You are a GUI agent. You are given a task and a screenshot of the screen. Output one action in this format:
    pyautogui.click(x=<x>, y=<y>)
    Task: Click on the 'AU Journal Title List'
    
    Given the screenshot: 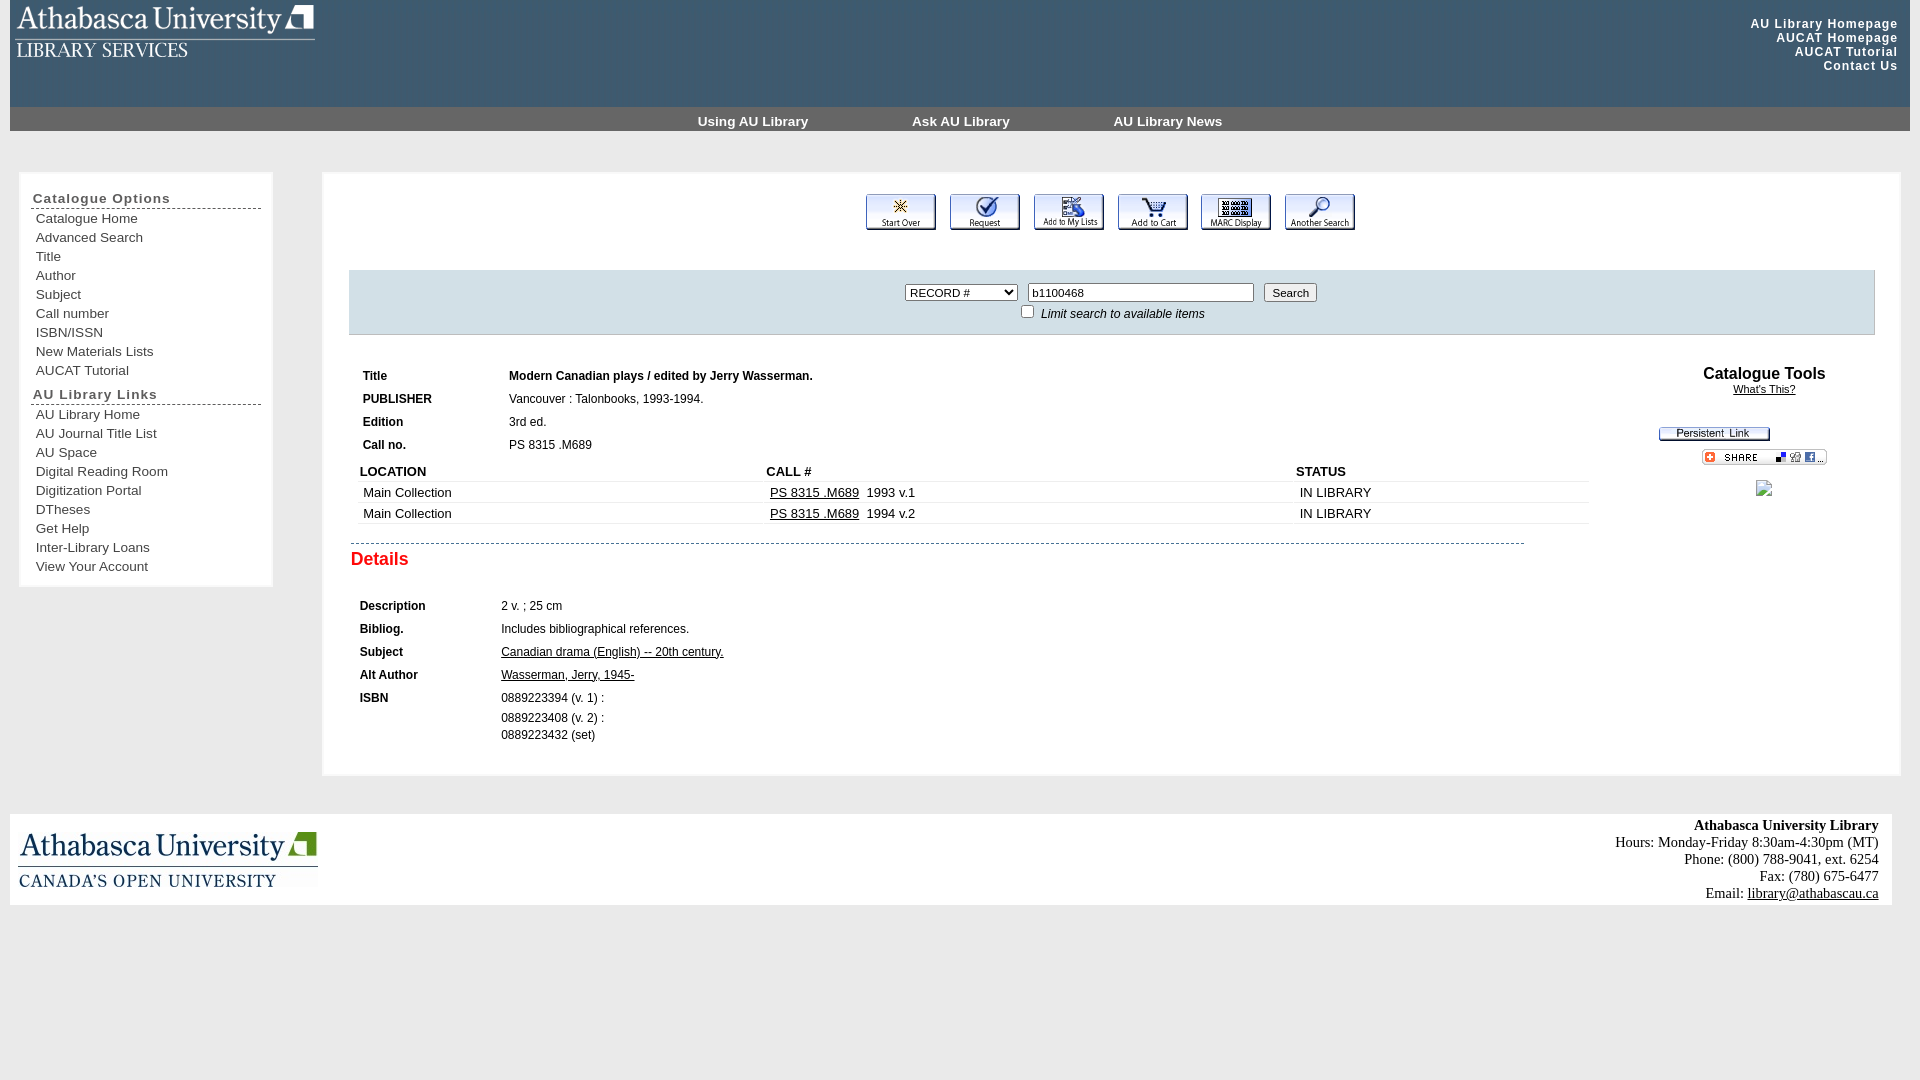 What is the action you would take?
    pyautogui.click(x=146, y=432)
    